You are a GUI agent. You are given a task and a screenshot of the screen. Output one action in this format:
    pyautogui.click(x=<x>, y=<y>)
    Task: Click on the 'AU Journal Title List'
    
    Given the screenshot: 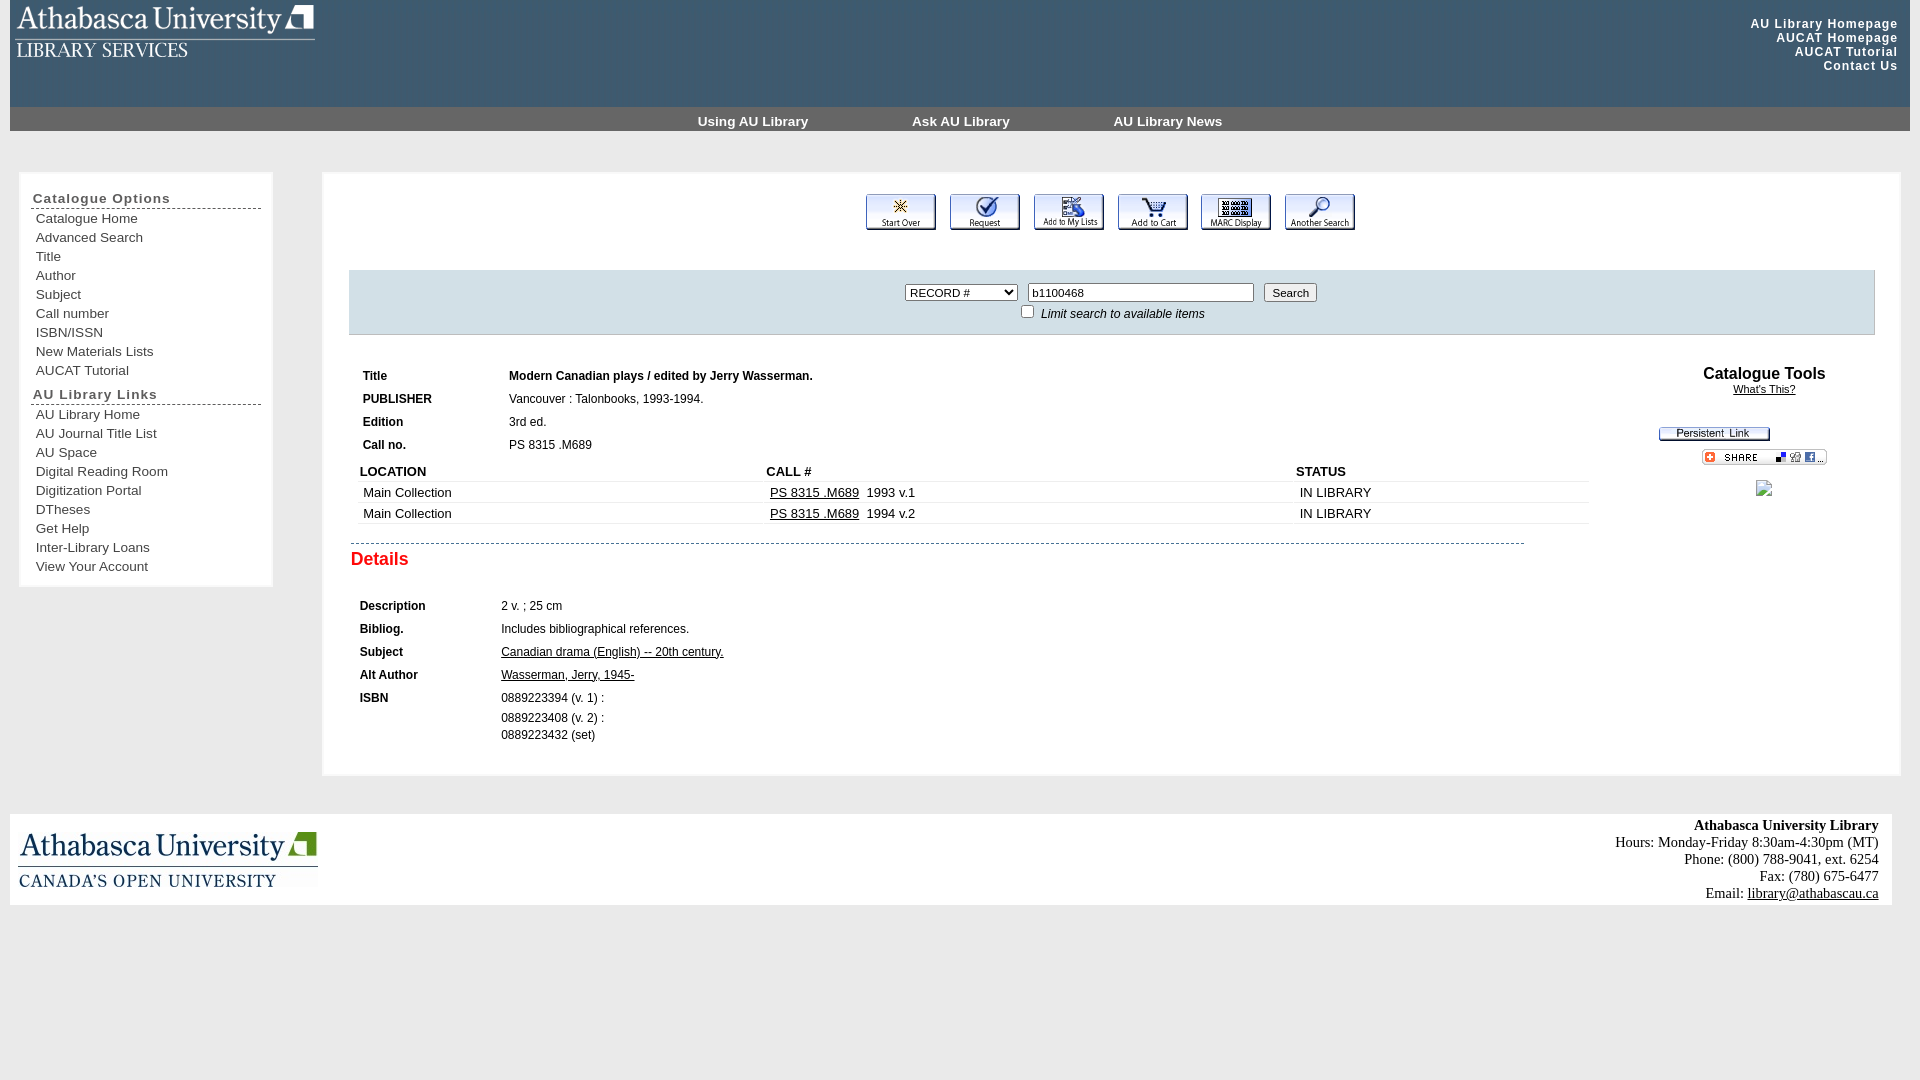 What is the action you would take?
    pyautogui.click(x=146, y=432)
    